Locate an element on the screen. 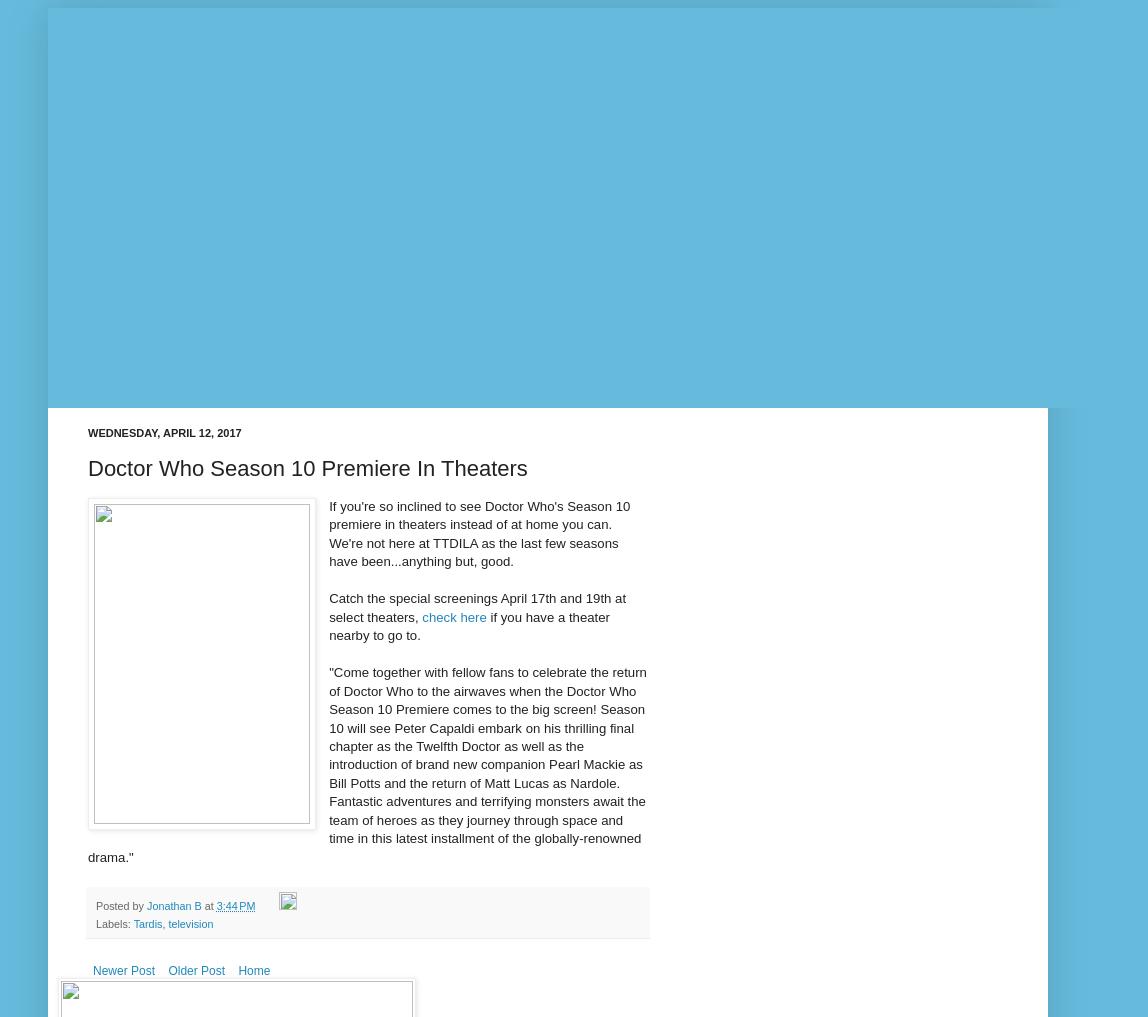  'Doctor Who Season 10 Premiere In Theaters' is located at coordinates (307, 466).